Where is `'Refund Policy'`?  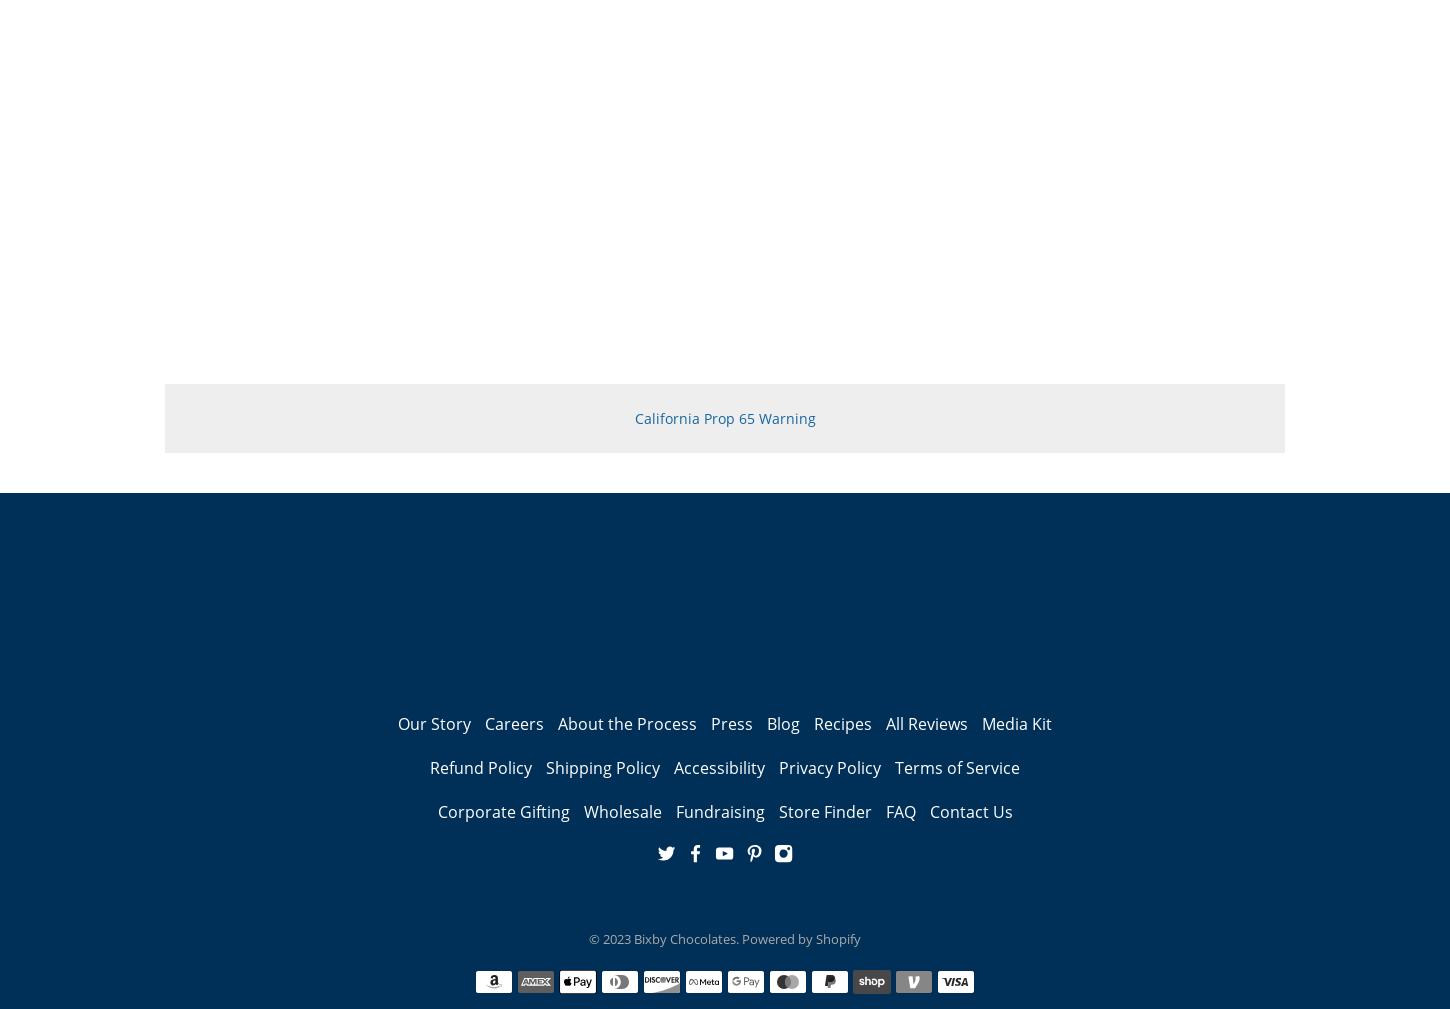 'Refund Policy' is located at coordinates (479, 767).